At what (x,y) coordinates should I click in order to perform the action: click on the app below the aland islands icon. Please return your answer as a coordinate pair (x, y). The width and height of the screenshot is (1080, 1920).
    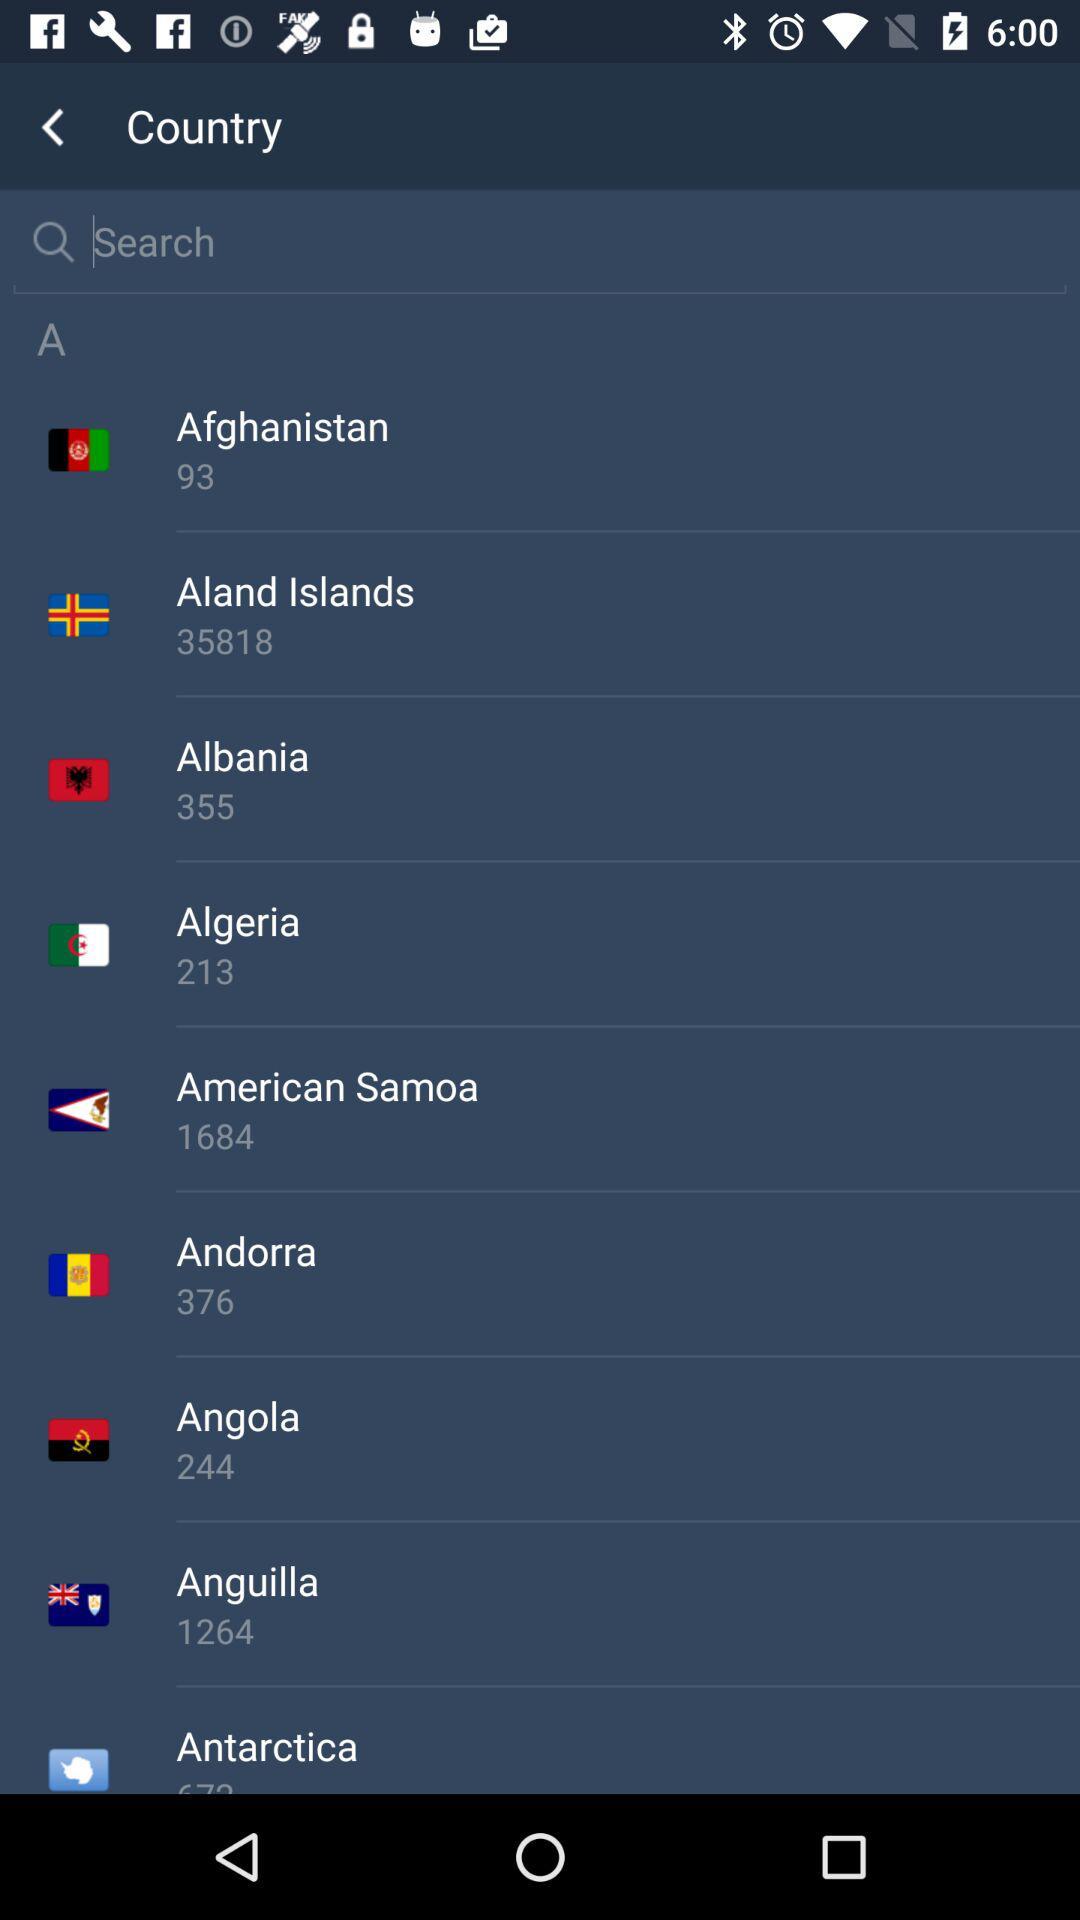
    Looking at the image, I should click on (627, 640).